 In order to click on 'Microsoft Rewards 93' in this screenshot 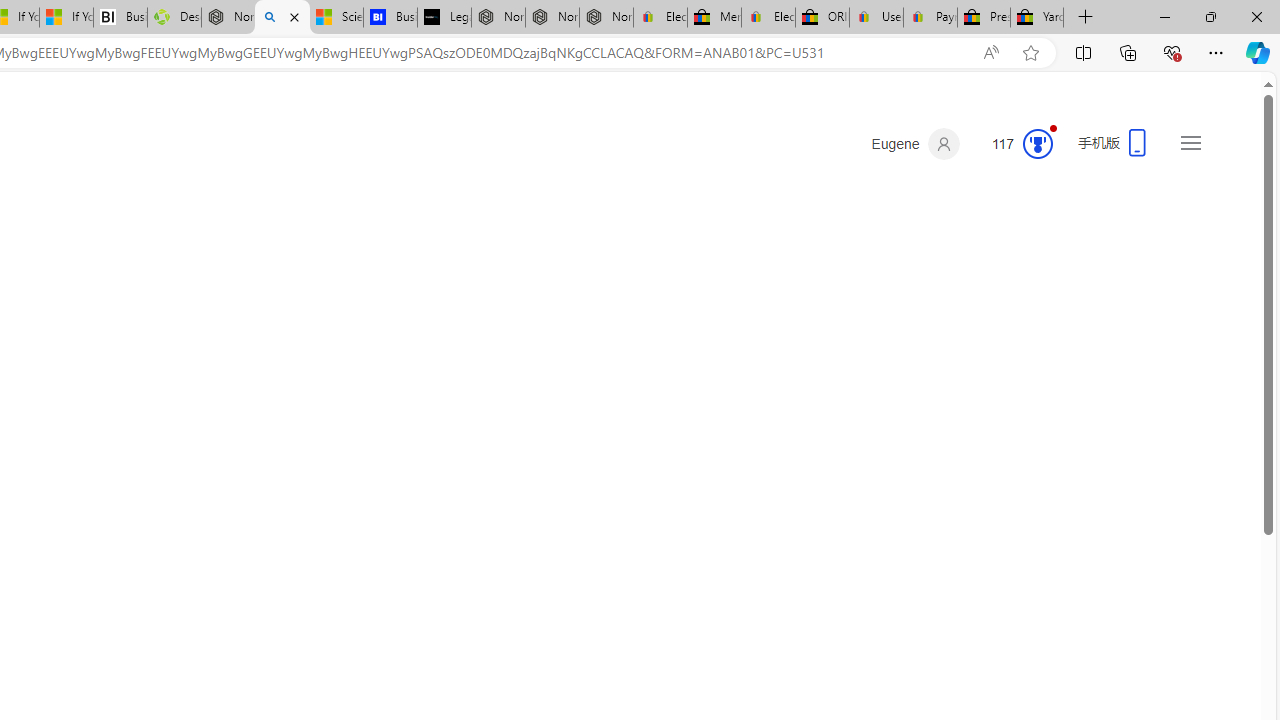, I will do `click(1014, 143)`.